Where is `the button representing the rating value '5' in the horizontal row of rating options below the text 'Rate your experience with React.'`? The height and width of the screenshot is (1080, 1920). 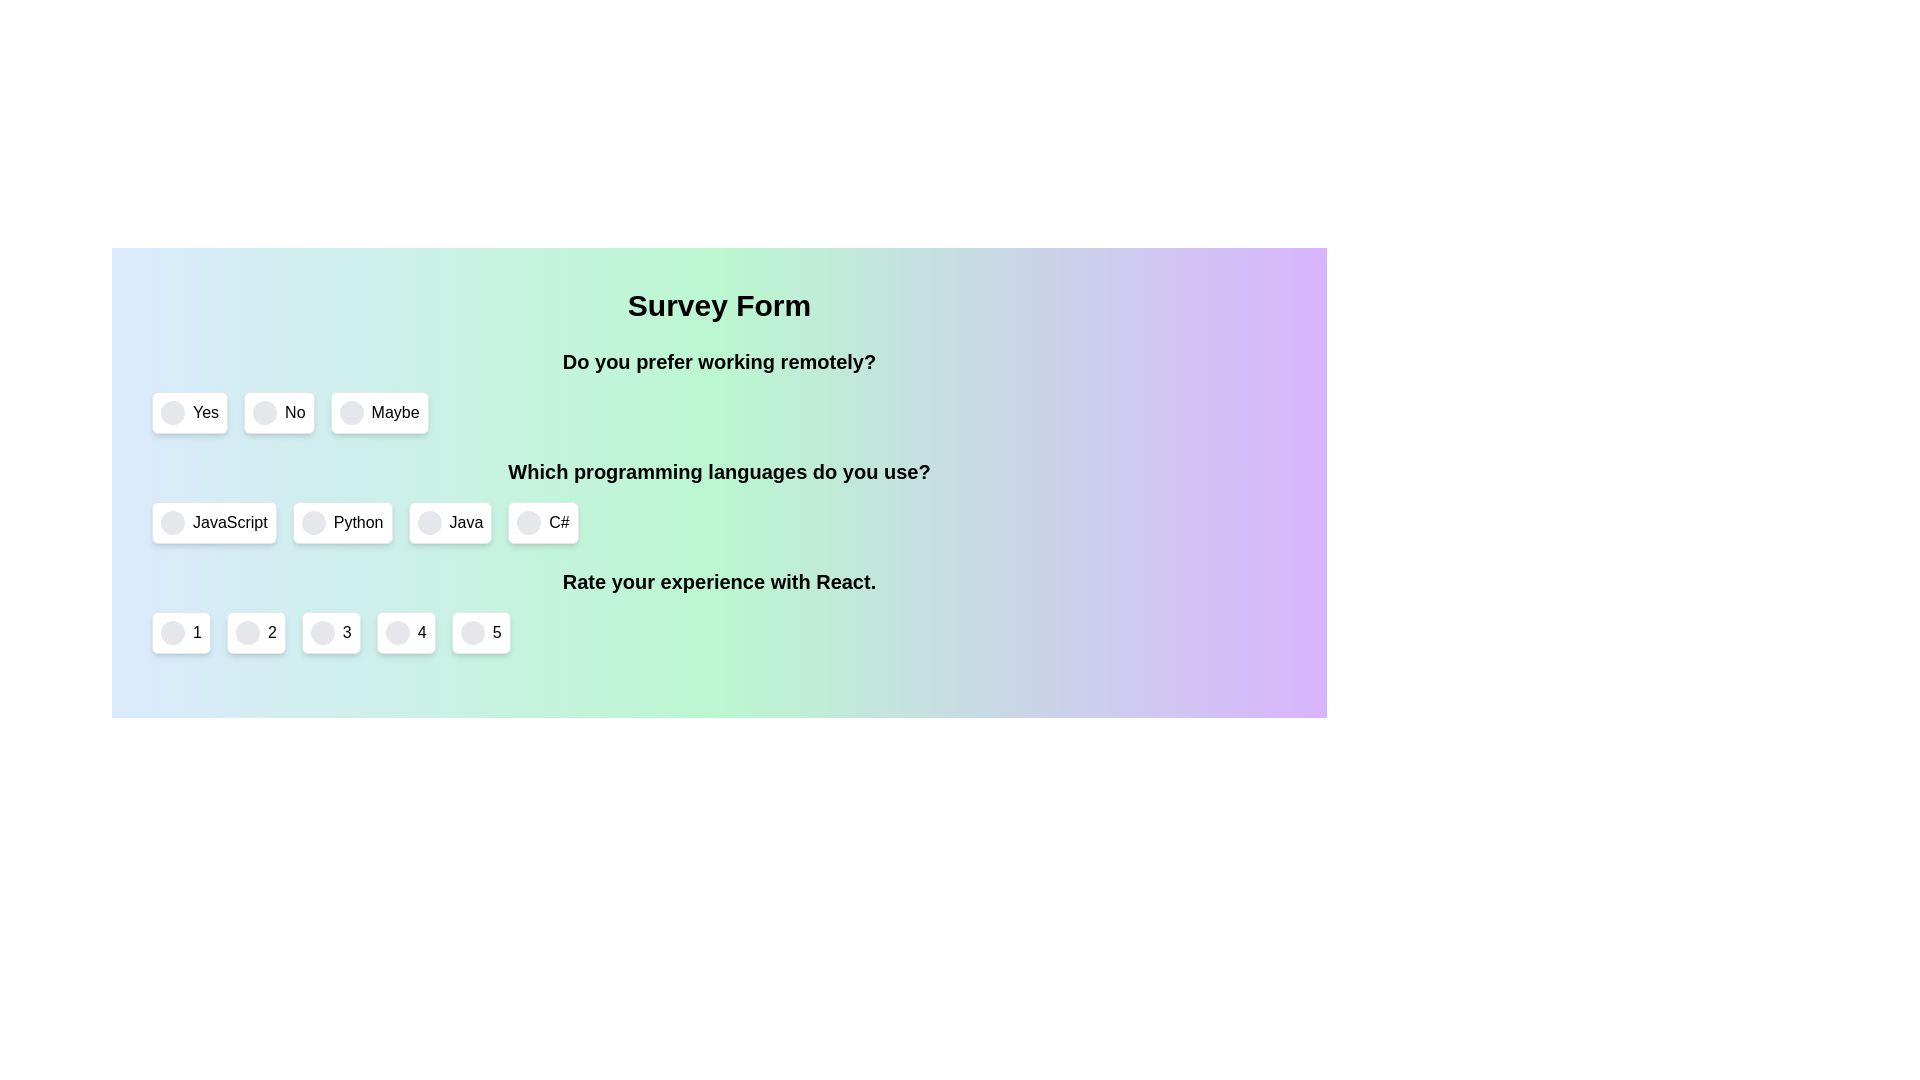 the button representing the rating value '5' in the horizontal row of rating options below the text 'Rate your experience with React.' is located at coordinates (481, 632).